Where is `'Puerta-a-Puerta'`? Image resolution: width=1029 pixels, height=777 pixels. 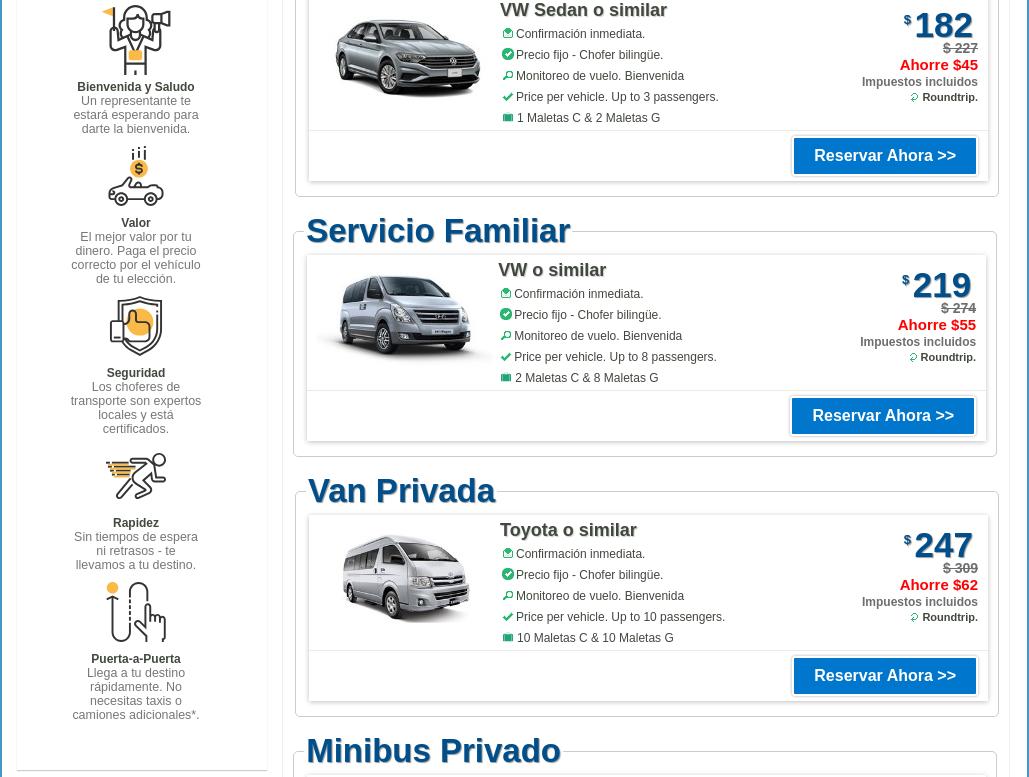
'Puerta-a-Puerta' is located at coordinates (89, 657).